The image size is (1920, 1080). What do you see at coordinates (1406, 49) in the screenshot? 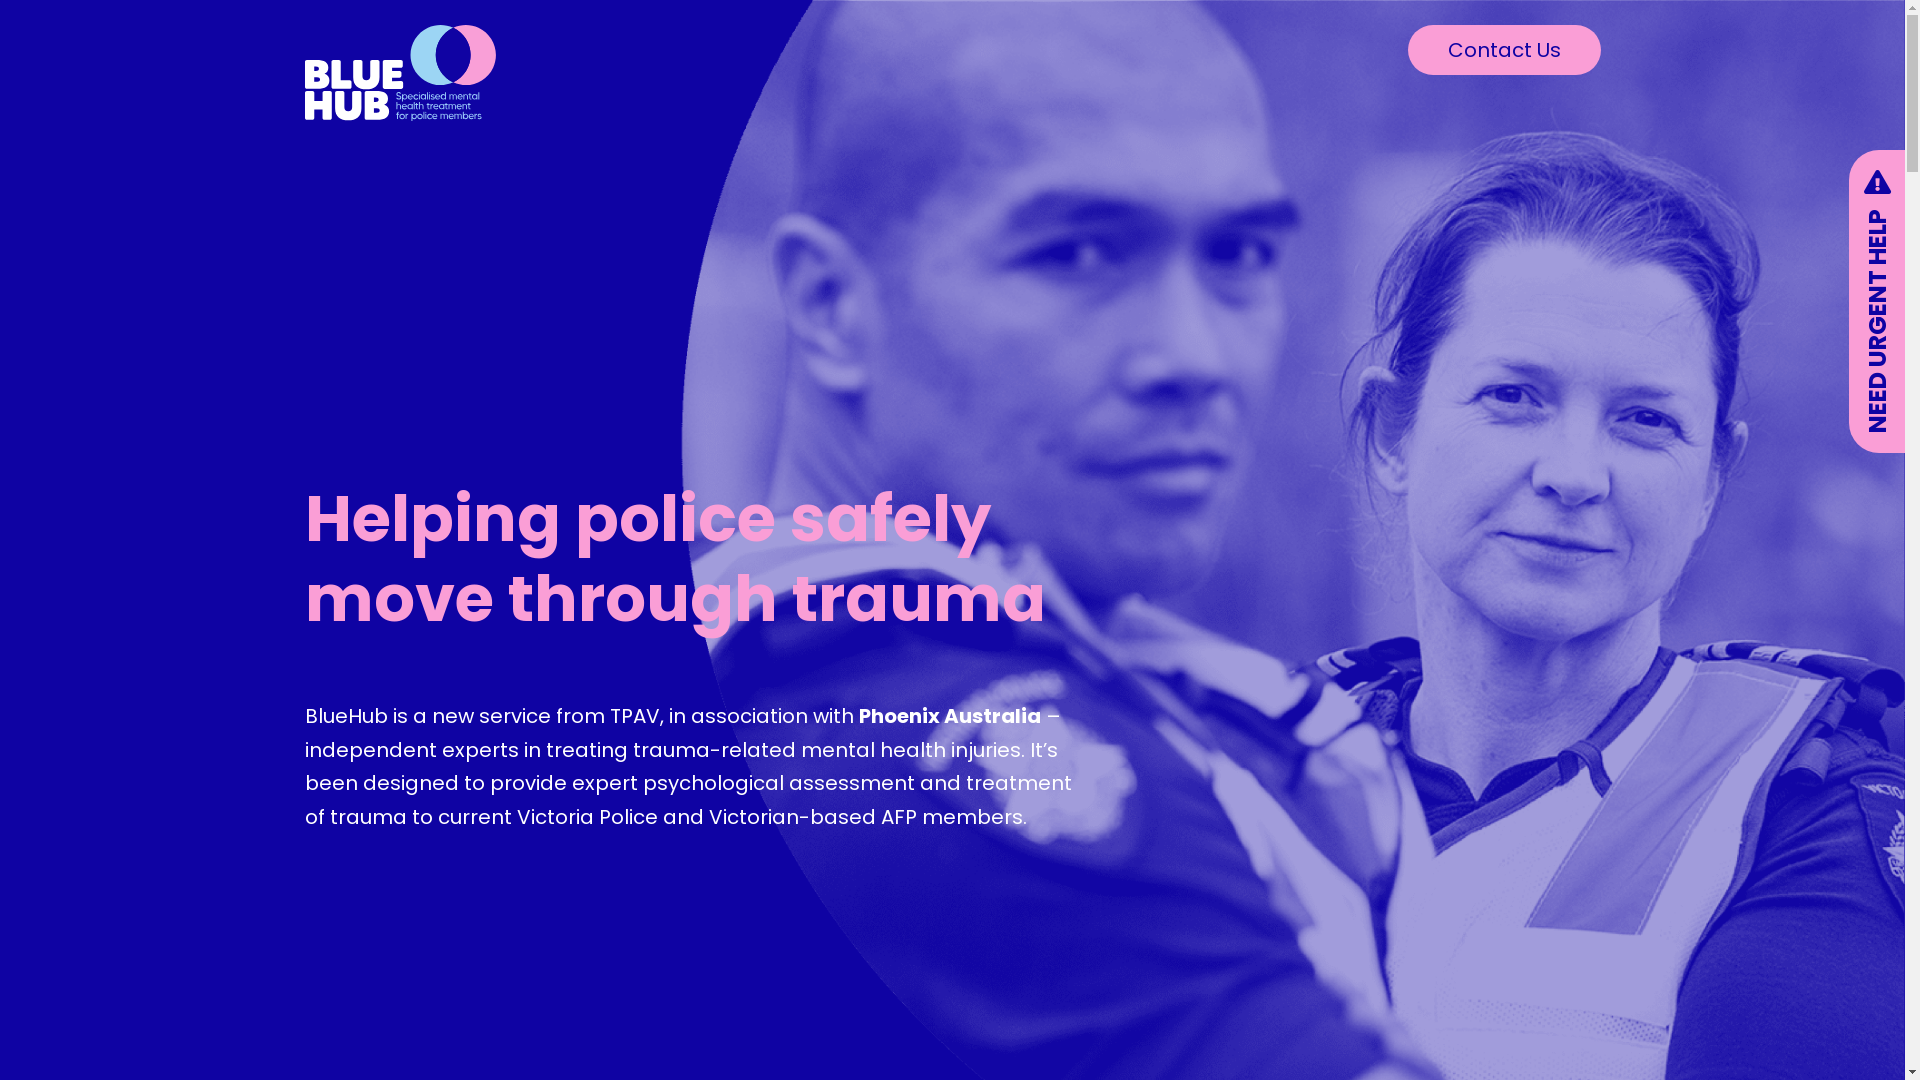
I see `'Contact Us'` at bounding box center [1406, 49].